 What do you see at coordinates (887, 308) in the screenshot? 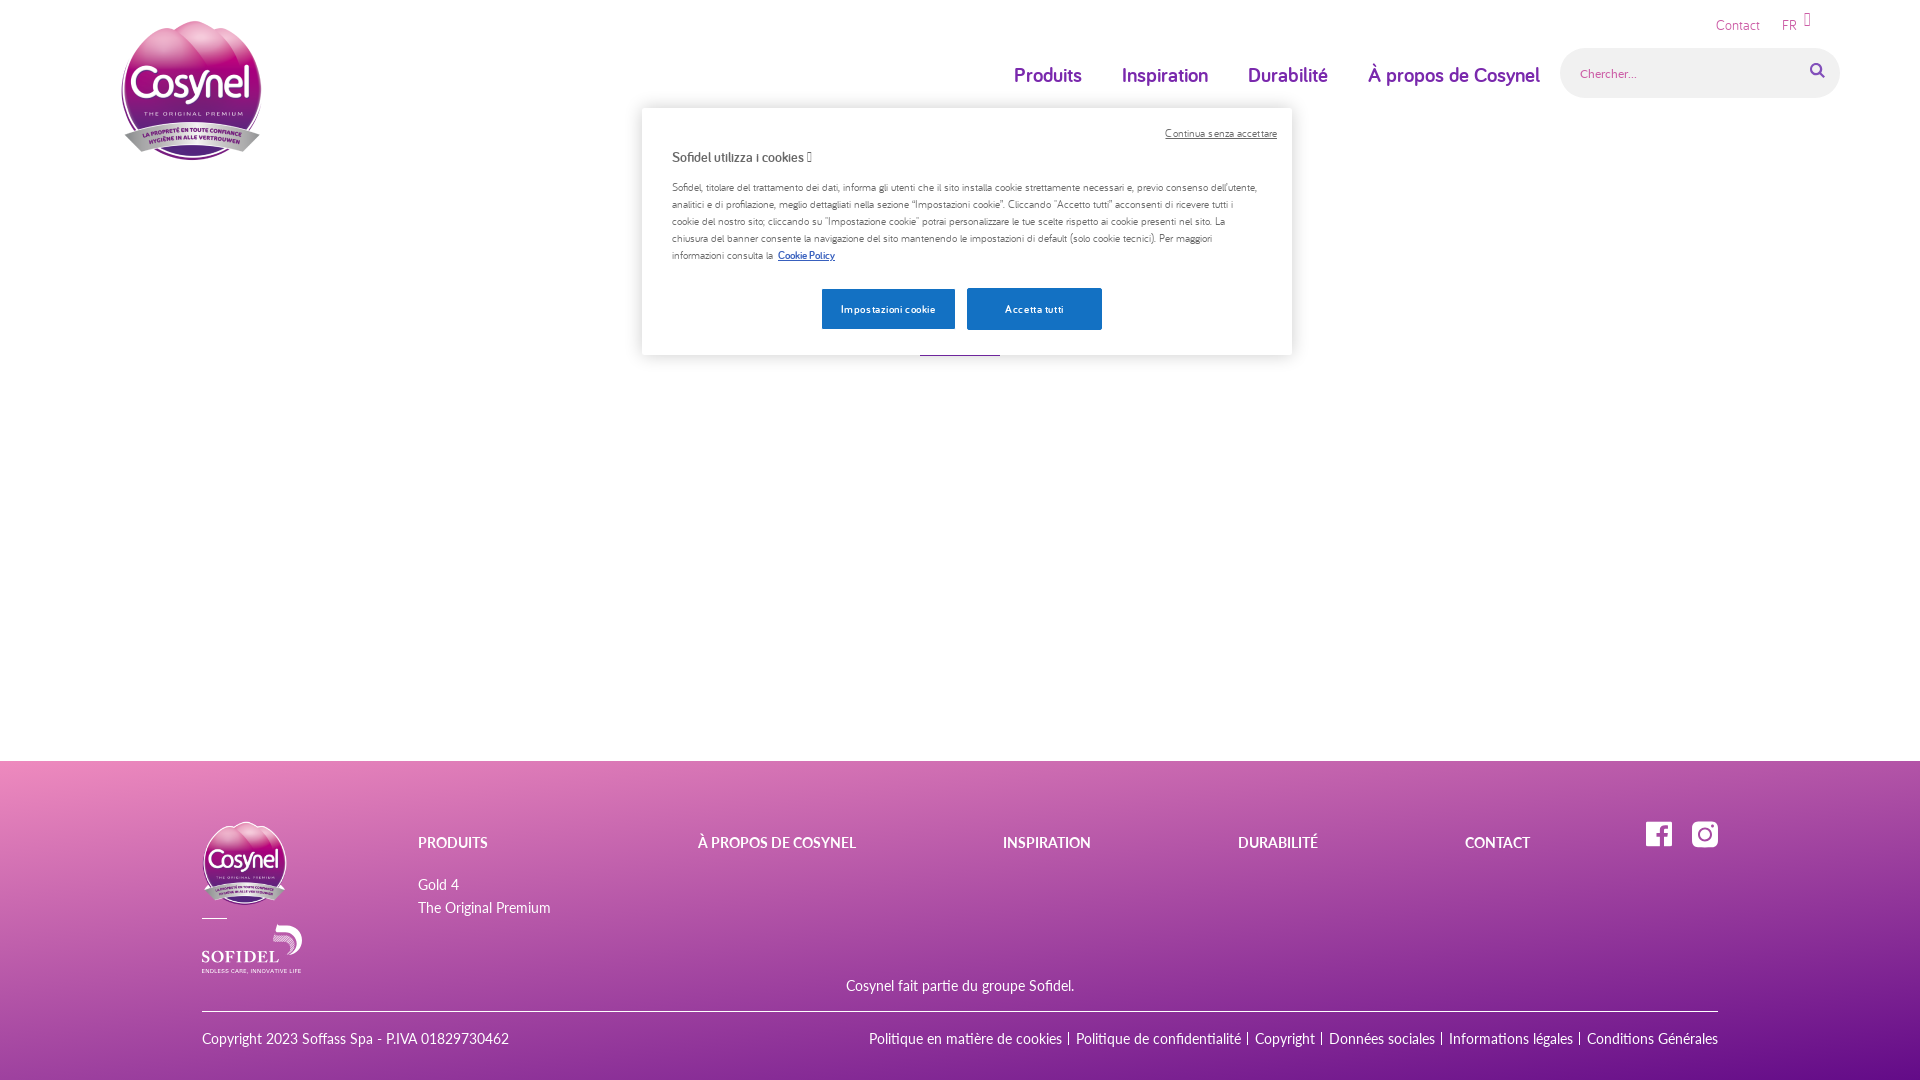
I see `'Impostazioni cookie'` at bounding box center [887, 308].